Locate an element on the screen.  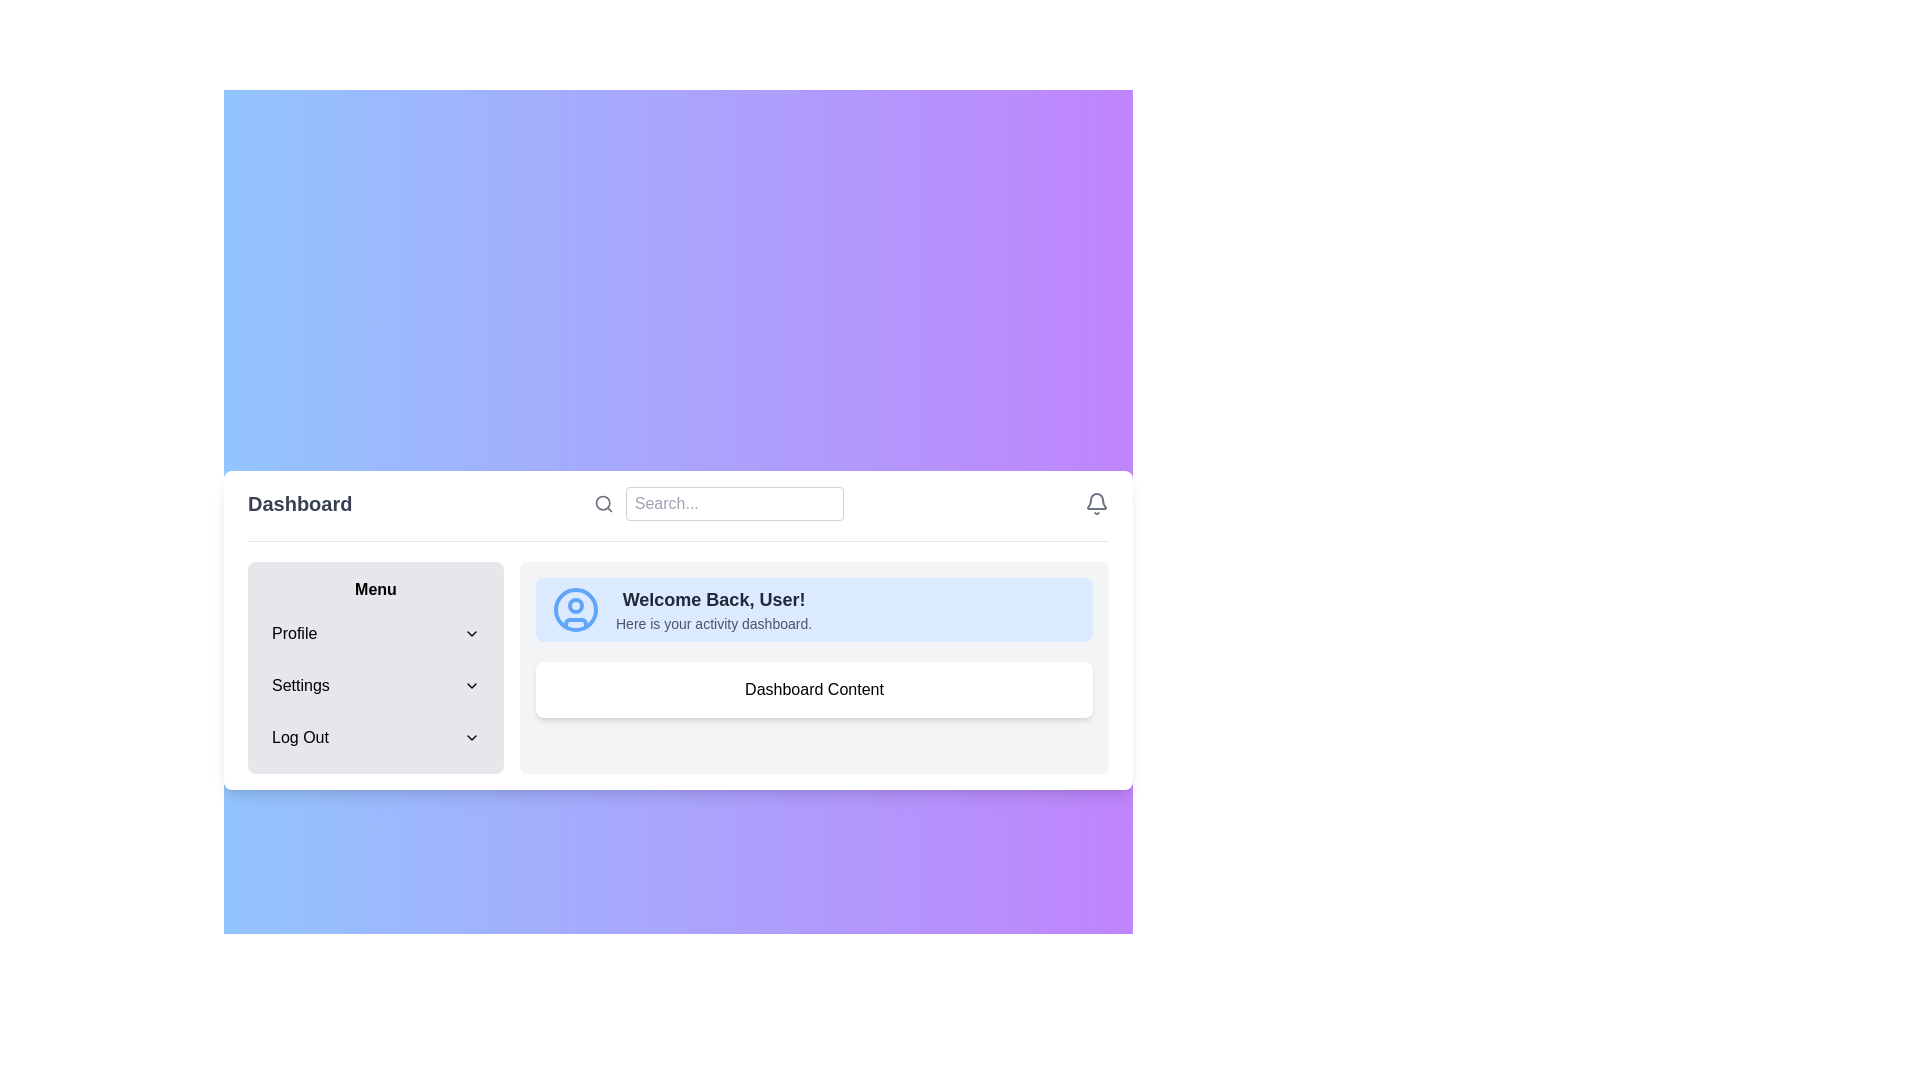
the static text label that identifies the current section of the app as 'Dashboard', located in the upper-left corner of the header area, to the left of the search input field and search icon is located at coordinates (299, 502).